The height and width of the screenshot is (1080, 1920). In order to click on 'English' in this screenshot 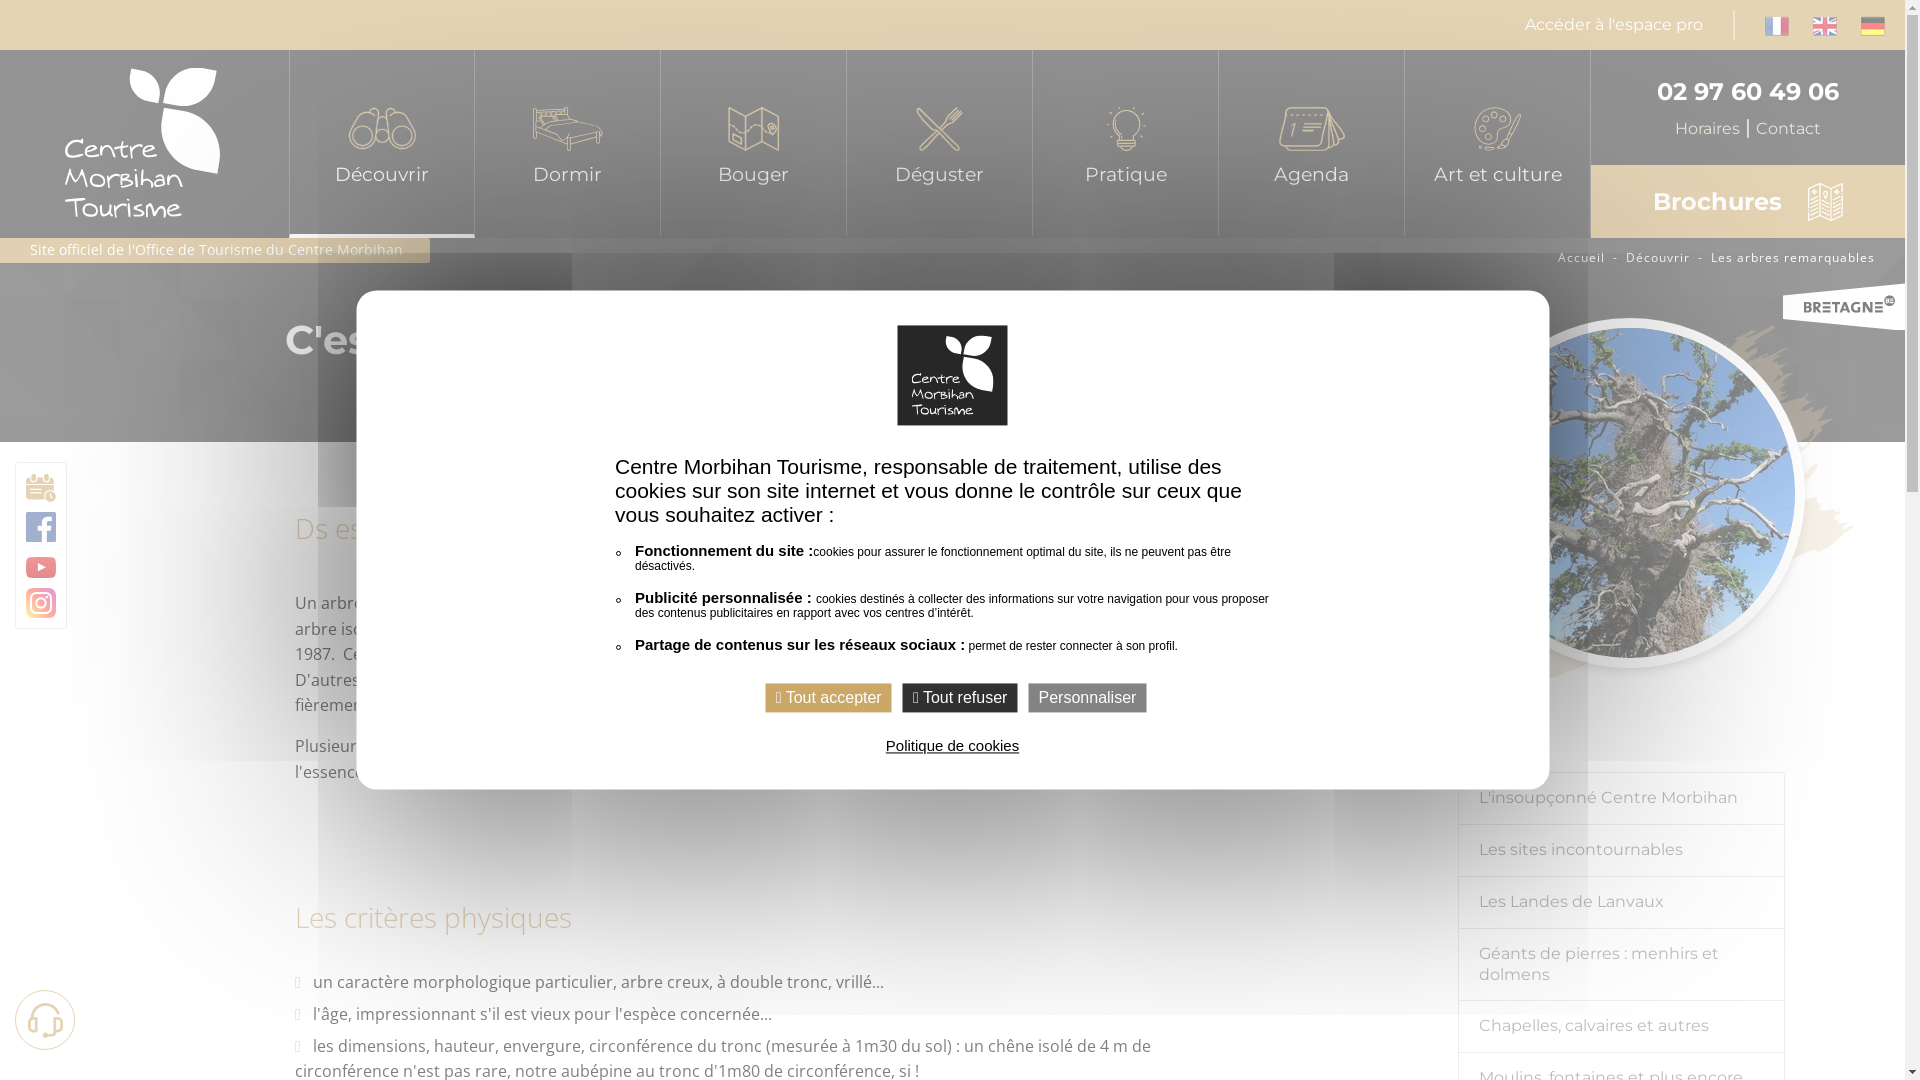, I will do `click(1824, 23)`.